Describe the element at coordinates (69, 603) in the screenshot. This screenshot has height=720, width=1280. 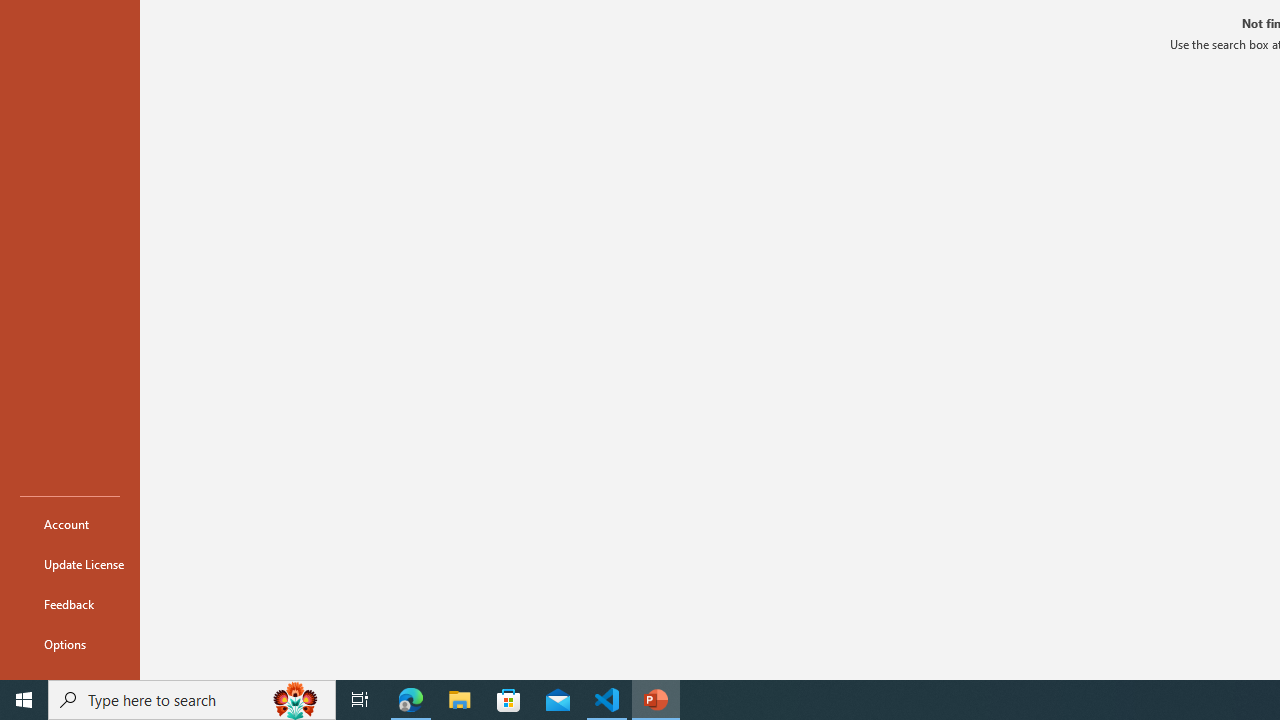
I see `'Feedback'` at that location.